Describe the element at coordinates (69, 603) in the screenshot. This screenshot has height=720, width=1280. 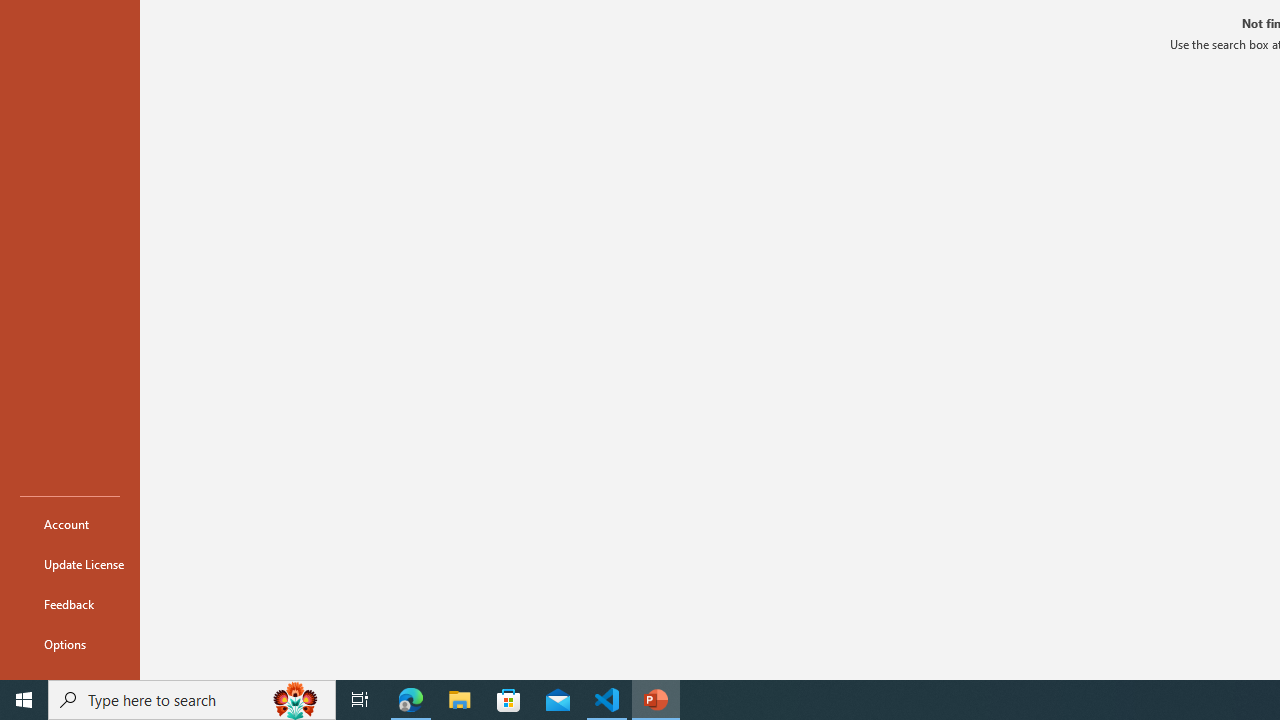
I see `'Feedback'` at that location.